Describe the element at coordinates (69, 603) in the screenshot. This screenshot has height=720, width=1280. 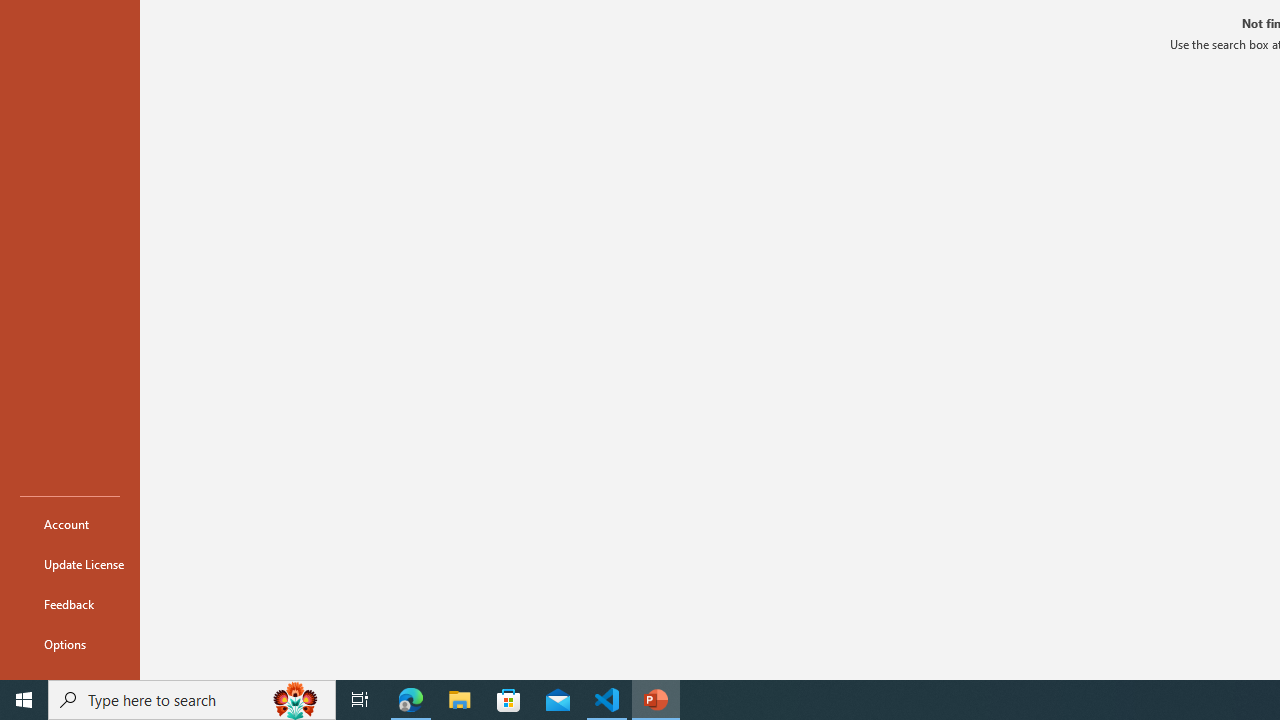
I see `'Feedback'` at that location.